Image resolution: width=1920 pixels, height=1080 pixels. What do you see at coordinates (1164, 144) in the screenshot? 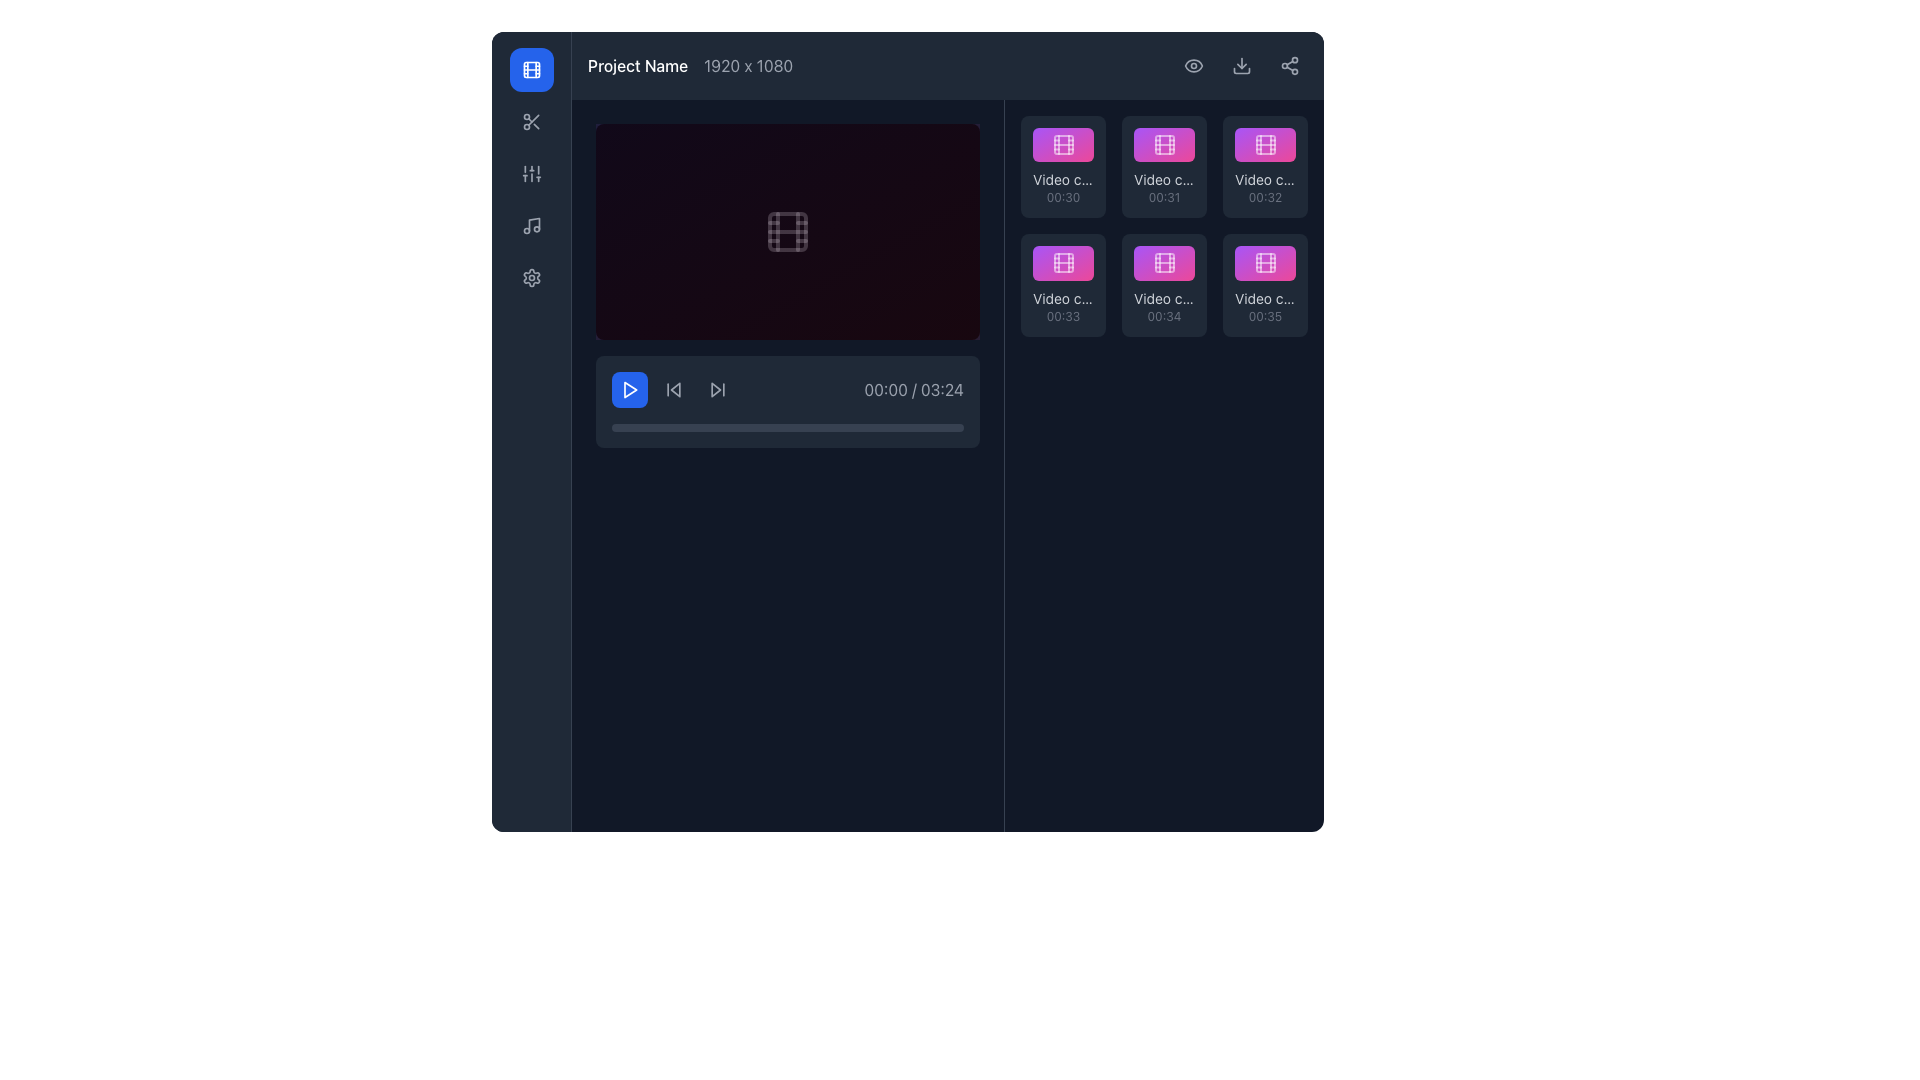
I see `the first icon in the second row of video clip icons` at bounding box center [1164, 144].